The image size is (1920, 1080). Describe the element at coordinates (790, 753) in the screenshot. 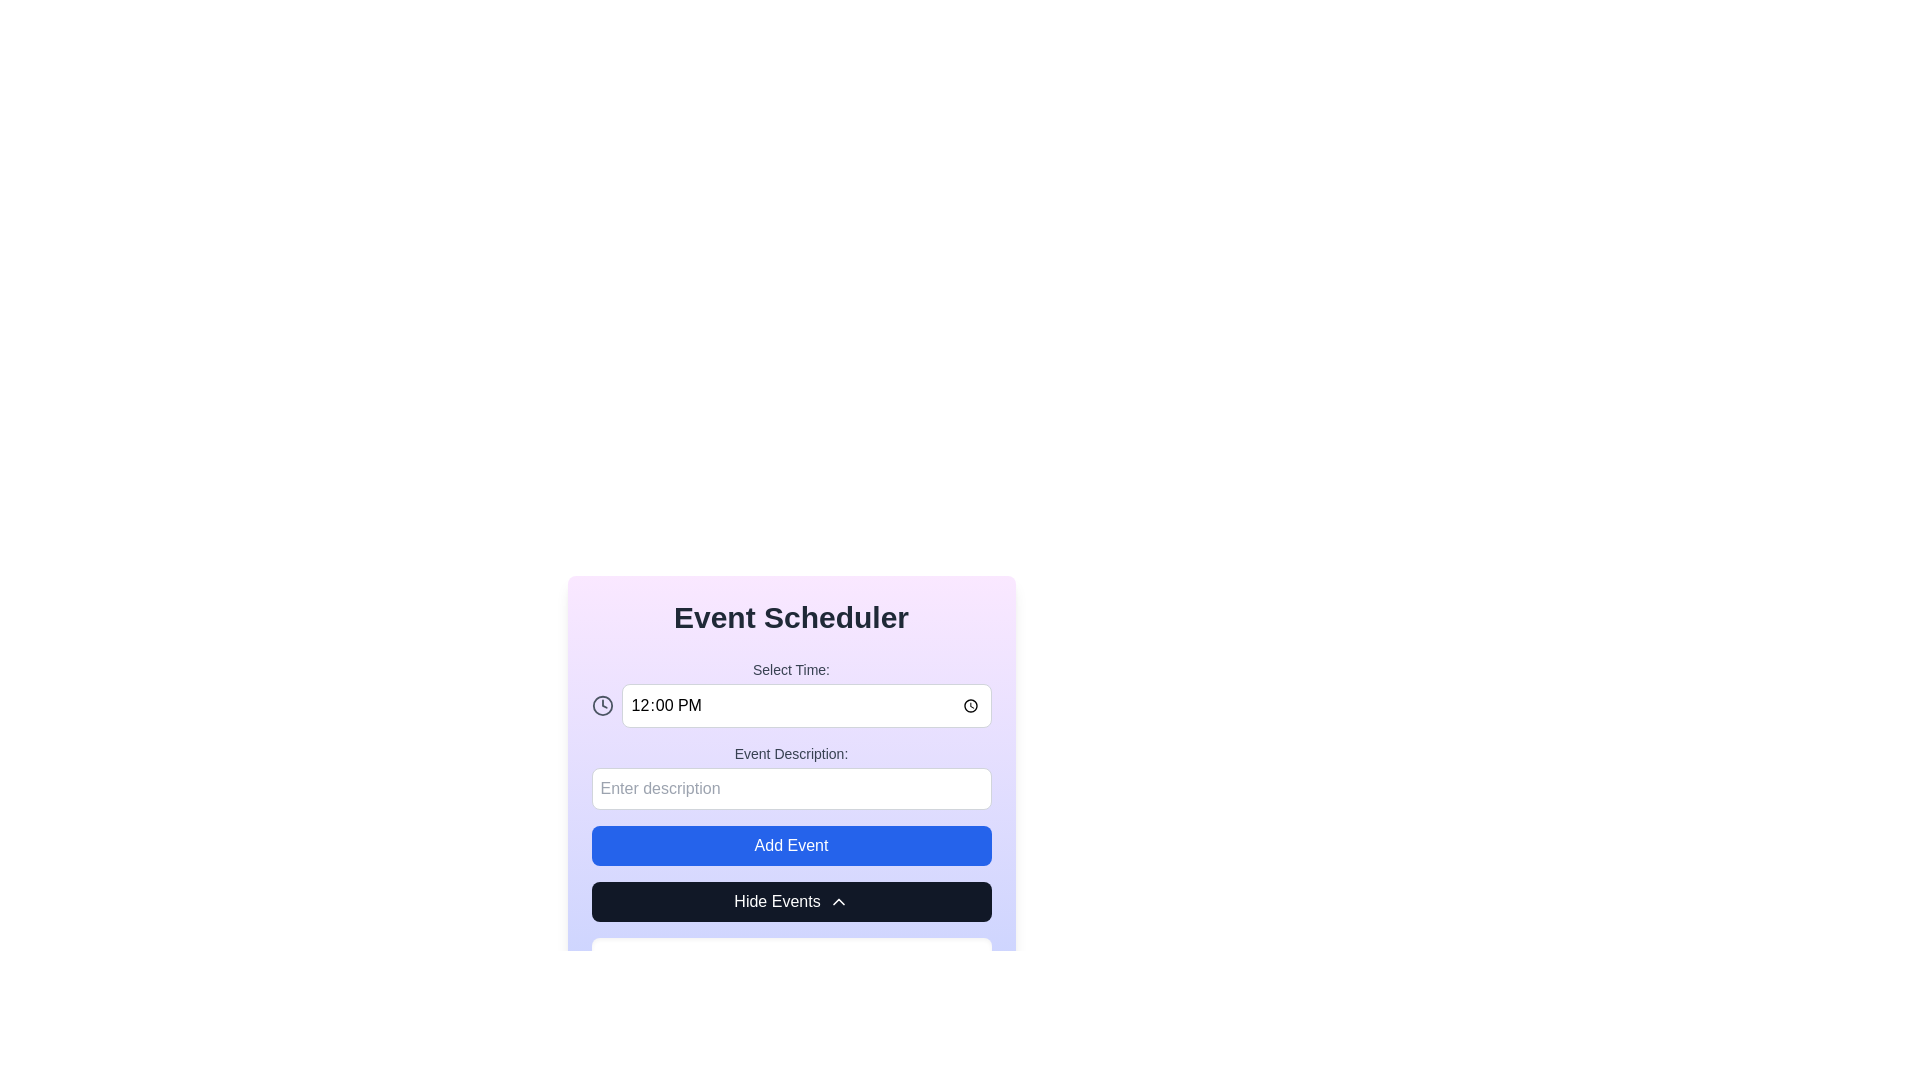

I see `the text label indicating that users should enter a description for the event, which is centrally located below the time selection section and precedes the input field` at that location.